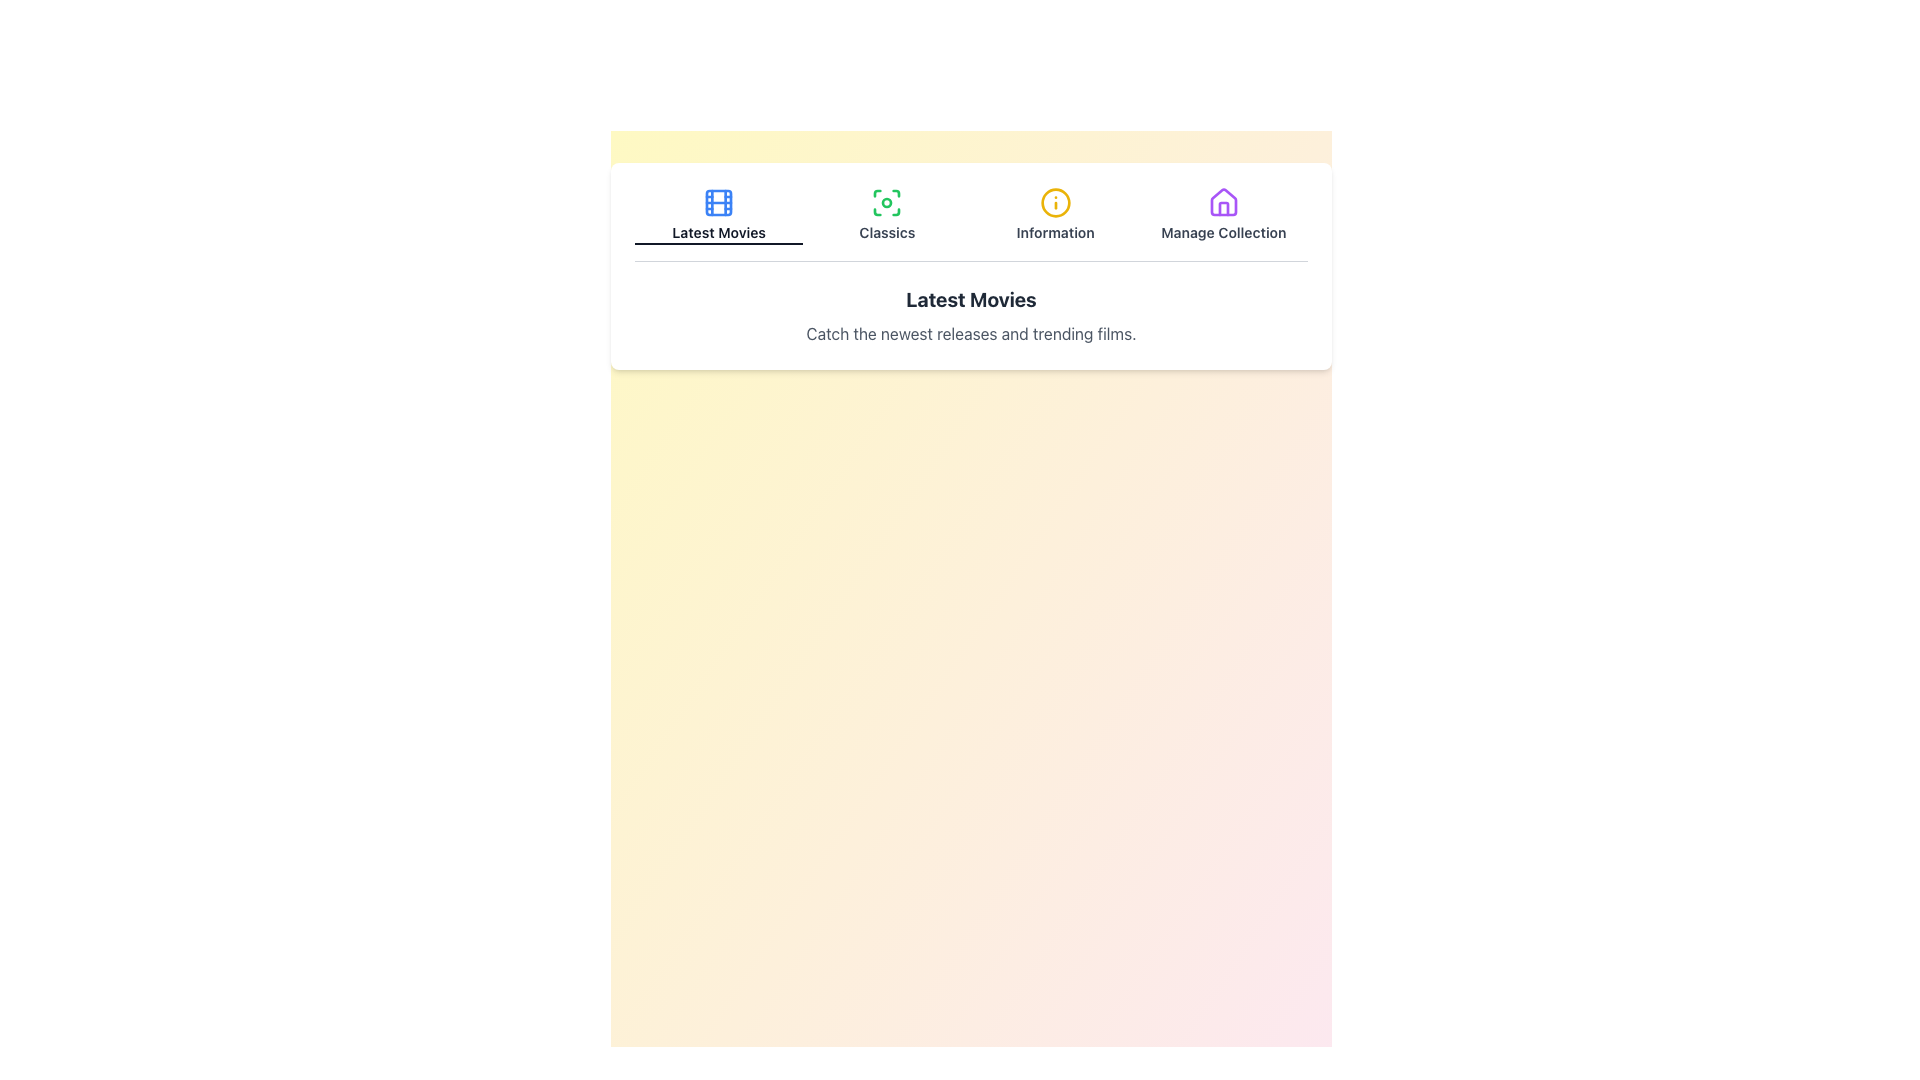 The image size is (1920, 1080). Describe the element at coordinates (886, 231) in the screenshot. I see `the 'Classics' text label, which is the second label from the left in a horizontal row indicating a category for classic movies, positioned beneath a green focus design icon` at that location.